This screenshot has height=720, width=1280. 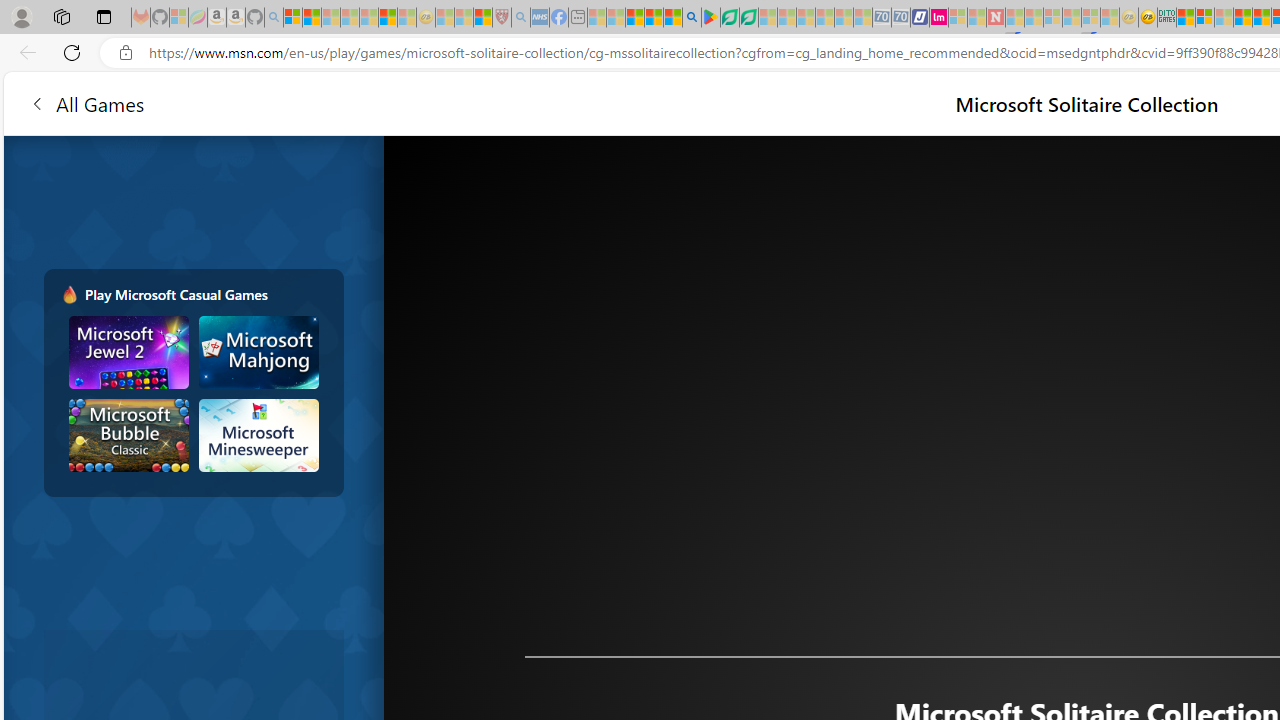 What do you see at coordinates (444, 17) in the screenshot?
I see `'Recipes - MSN - Sleeping'` at bounding box center [444, 17].